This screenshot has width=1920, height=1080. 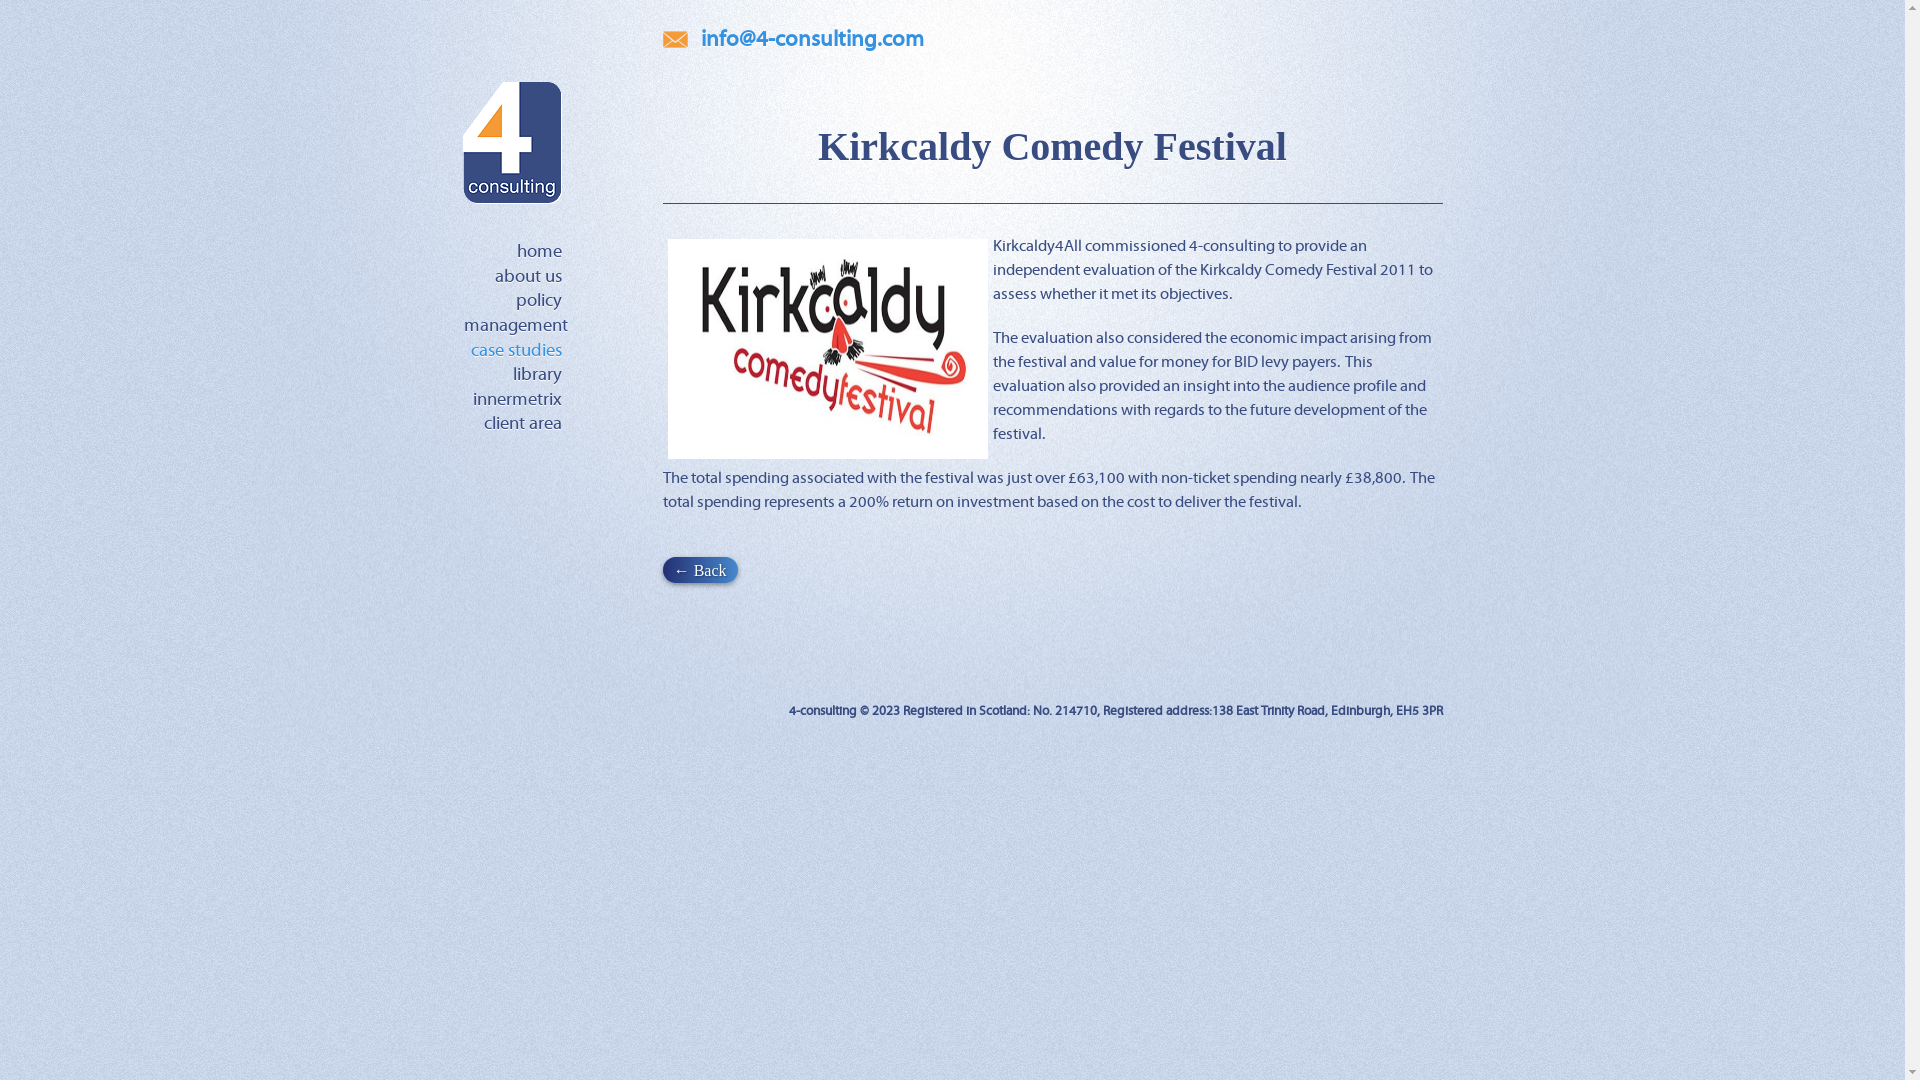 I want to click on 'info@4-consulting.com', so click(x=811, y=39).